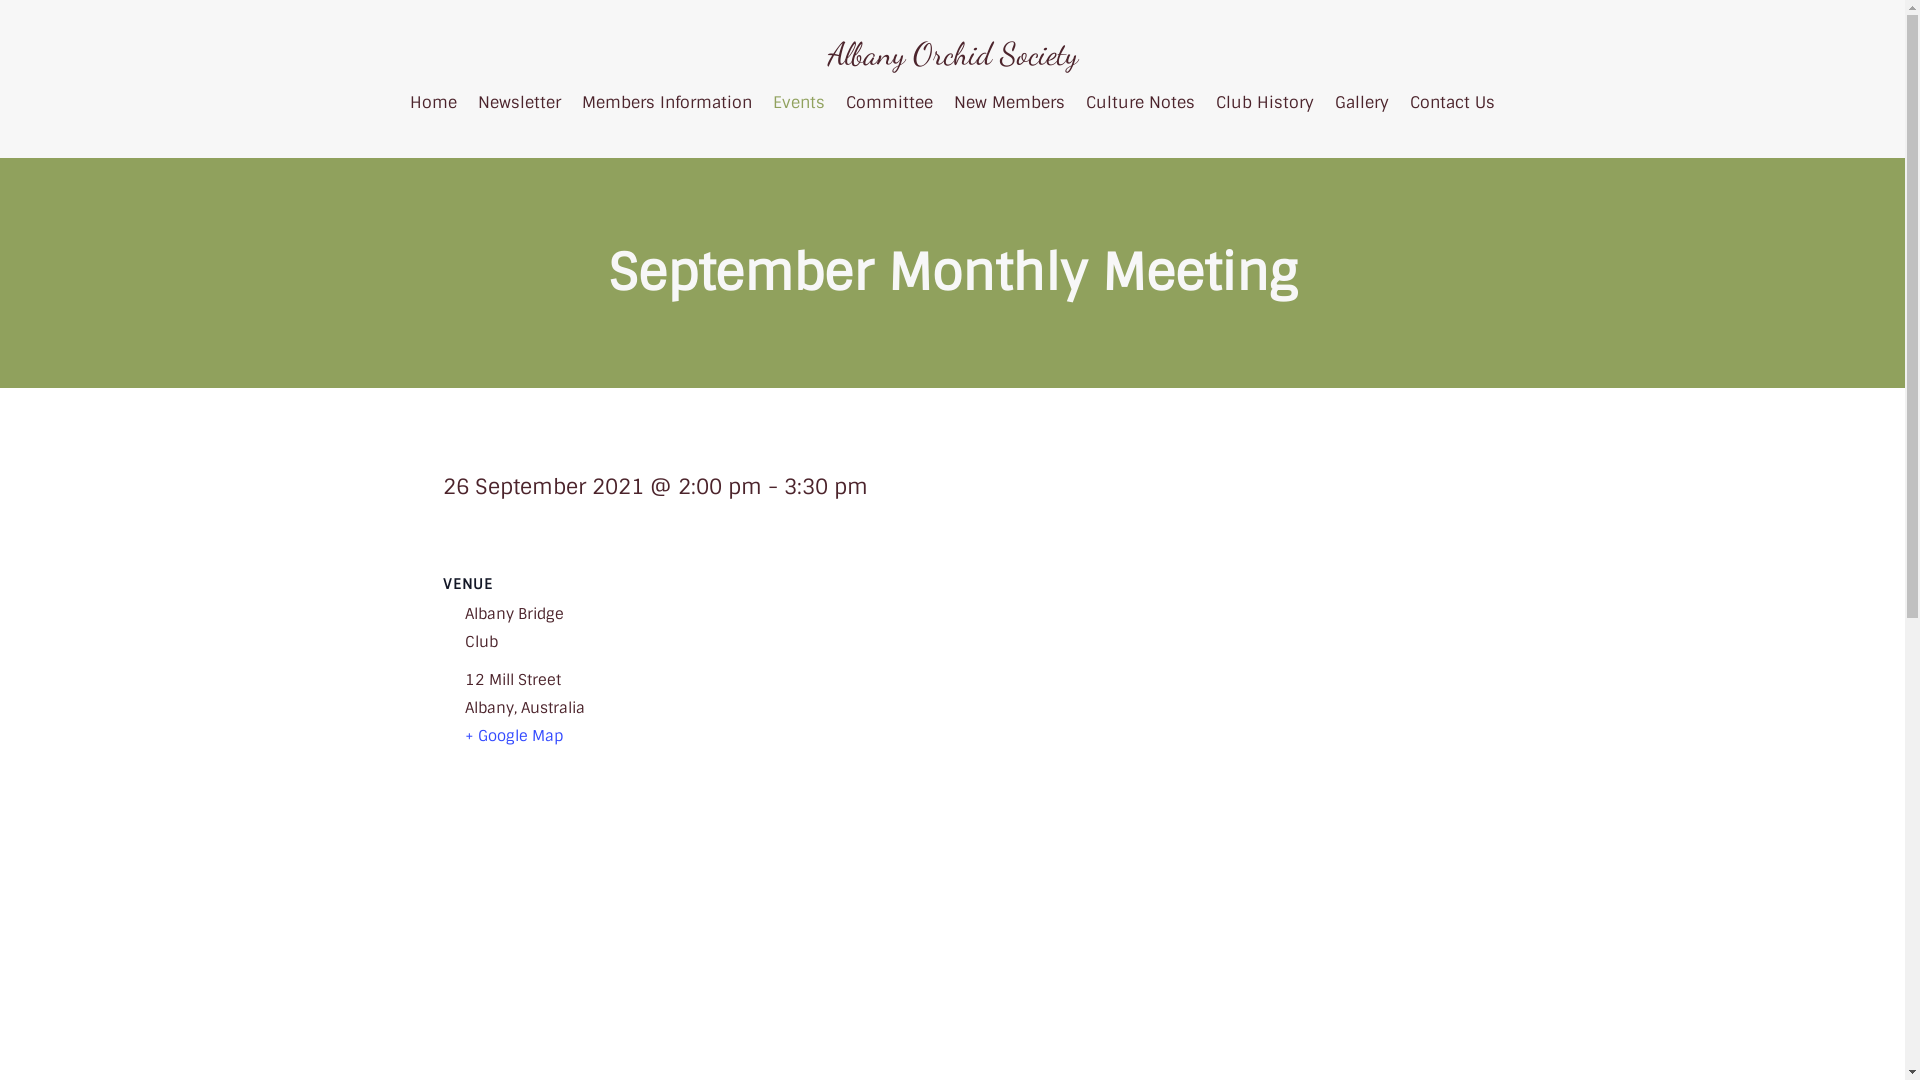 Image resolution: width=1920 pixels, height=1080 pixels. What do you see at coordinates (1361, 100) in the screenshot?
I see `'Gallery'` at bounding box center [1361, 100].